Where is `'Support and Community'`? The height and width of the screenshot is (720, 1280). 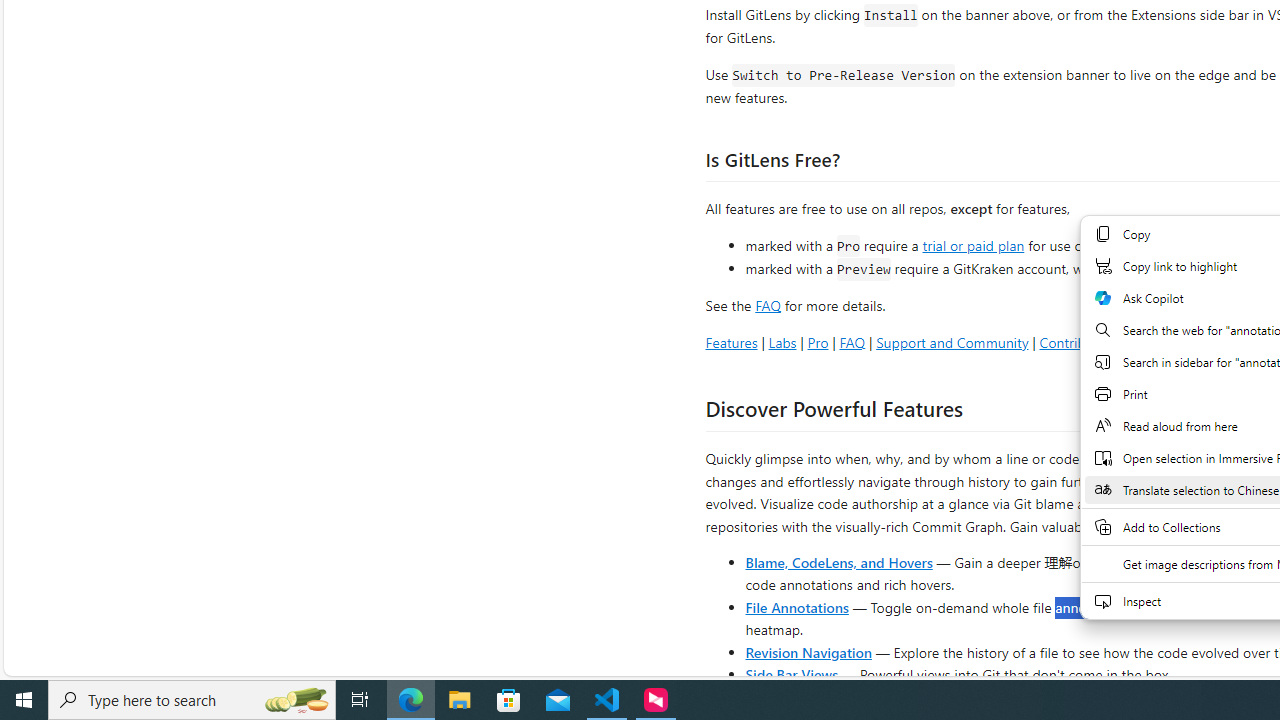 'Support and Community' is located at coordinates (951, 341).